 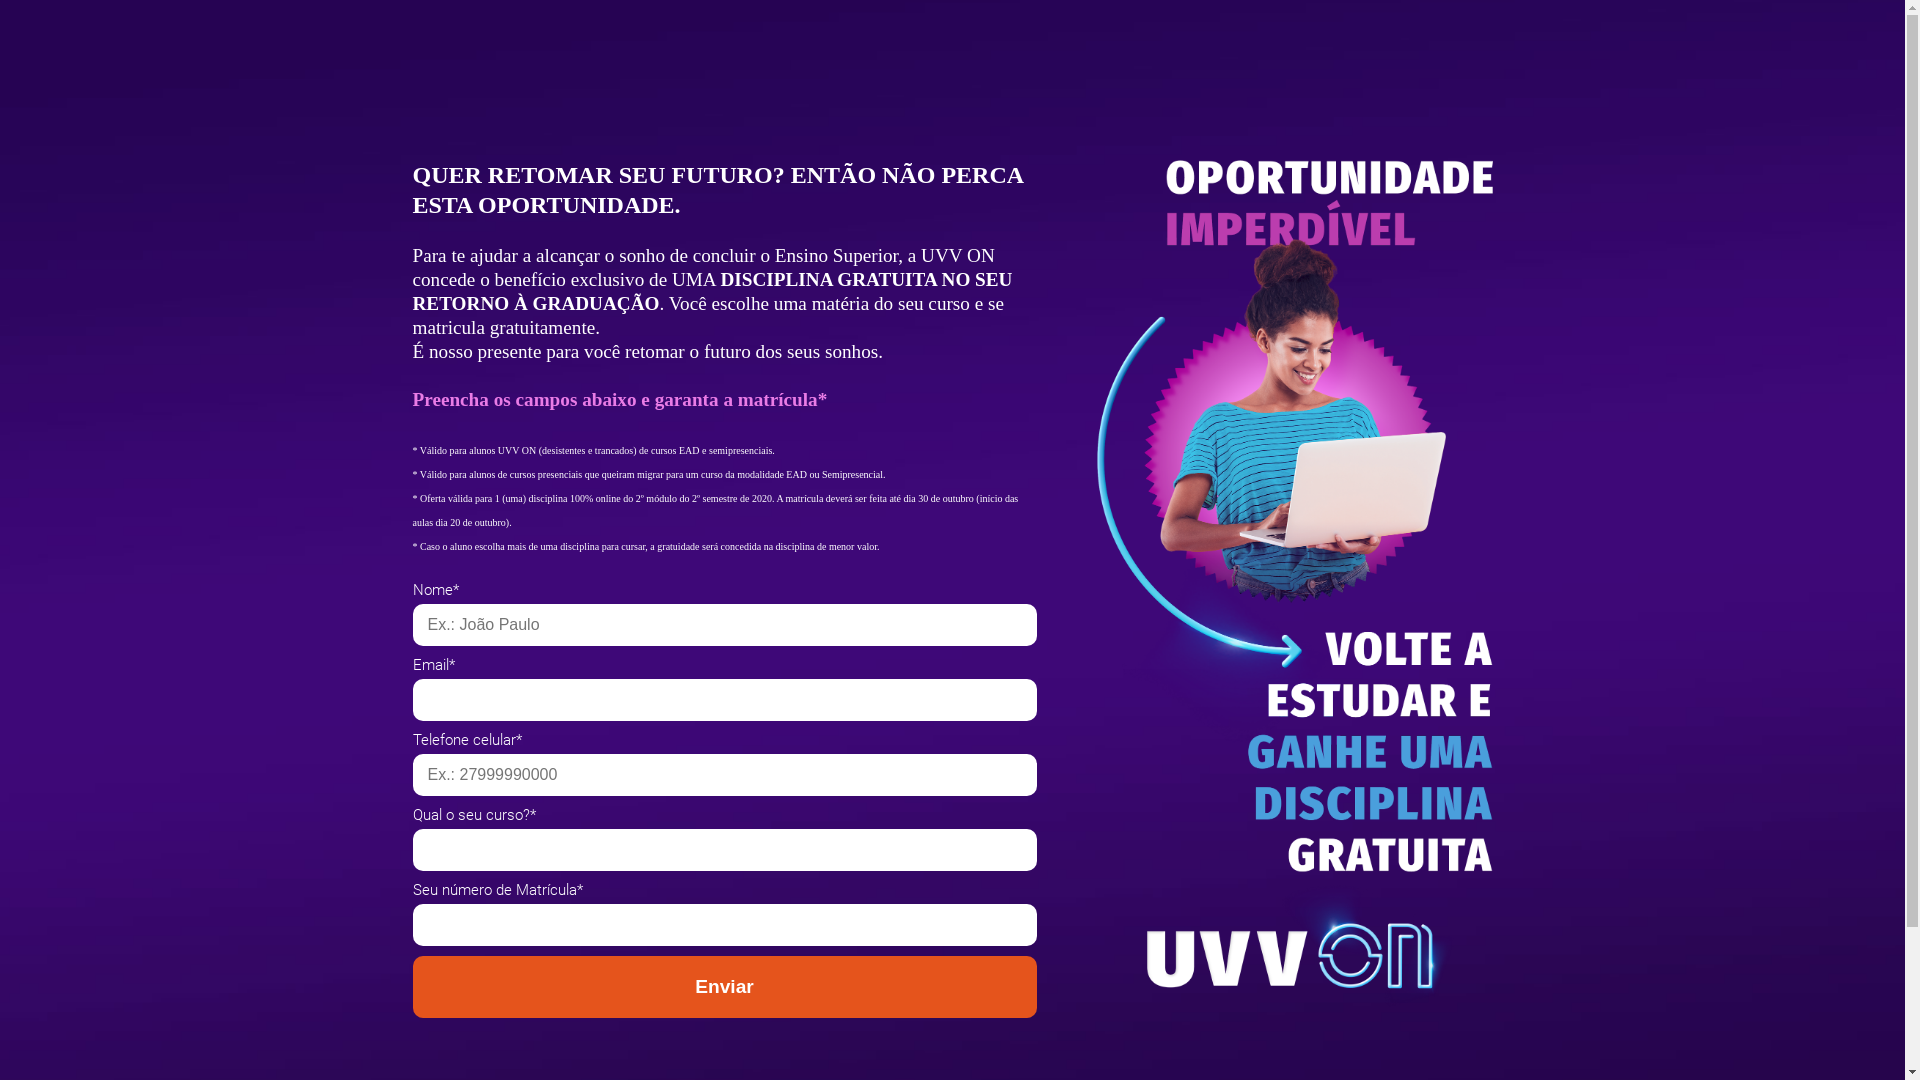 I want to click on 'Enviar', so click(x=723, y=986).